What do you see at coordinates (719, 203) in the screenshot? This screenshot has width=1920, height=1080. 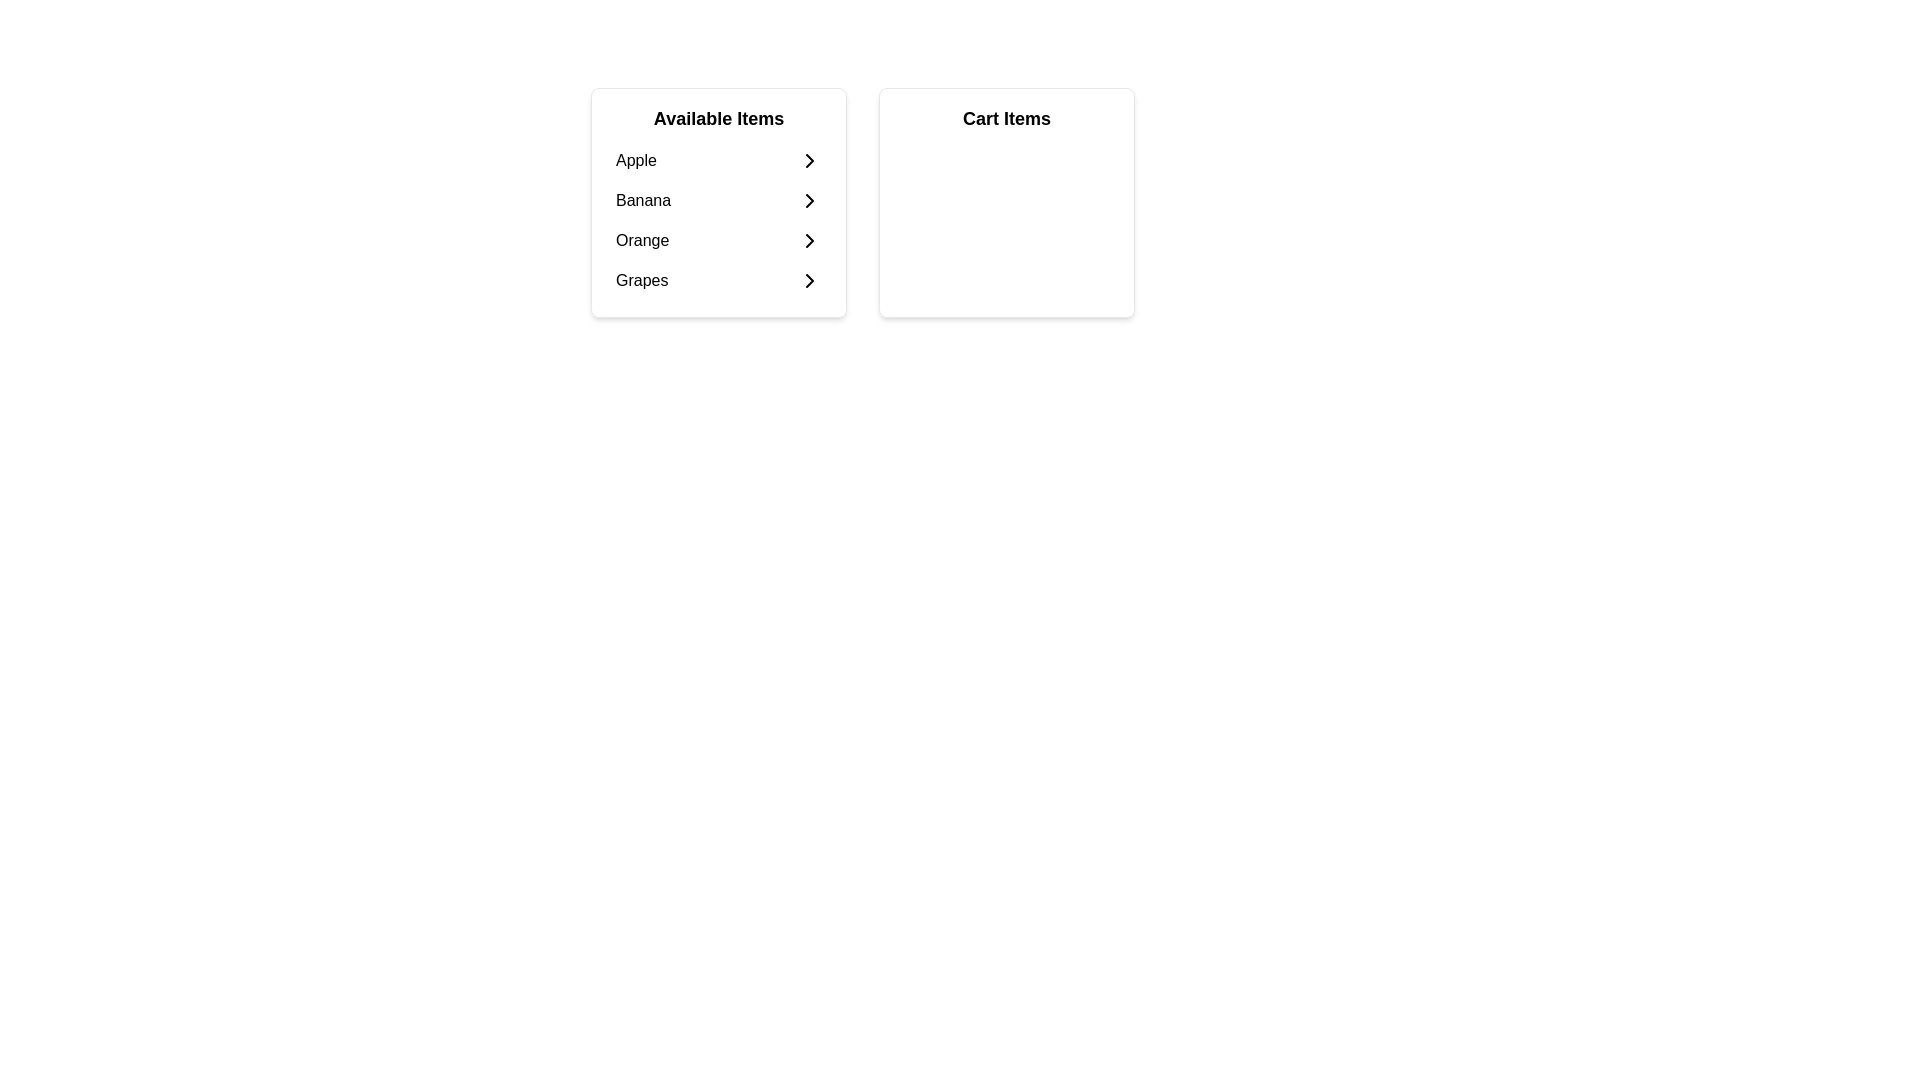 I see `the list item labeled 'Banana'` at bounding box center [719, 203].